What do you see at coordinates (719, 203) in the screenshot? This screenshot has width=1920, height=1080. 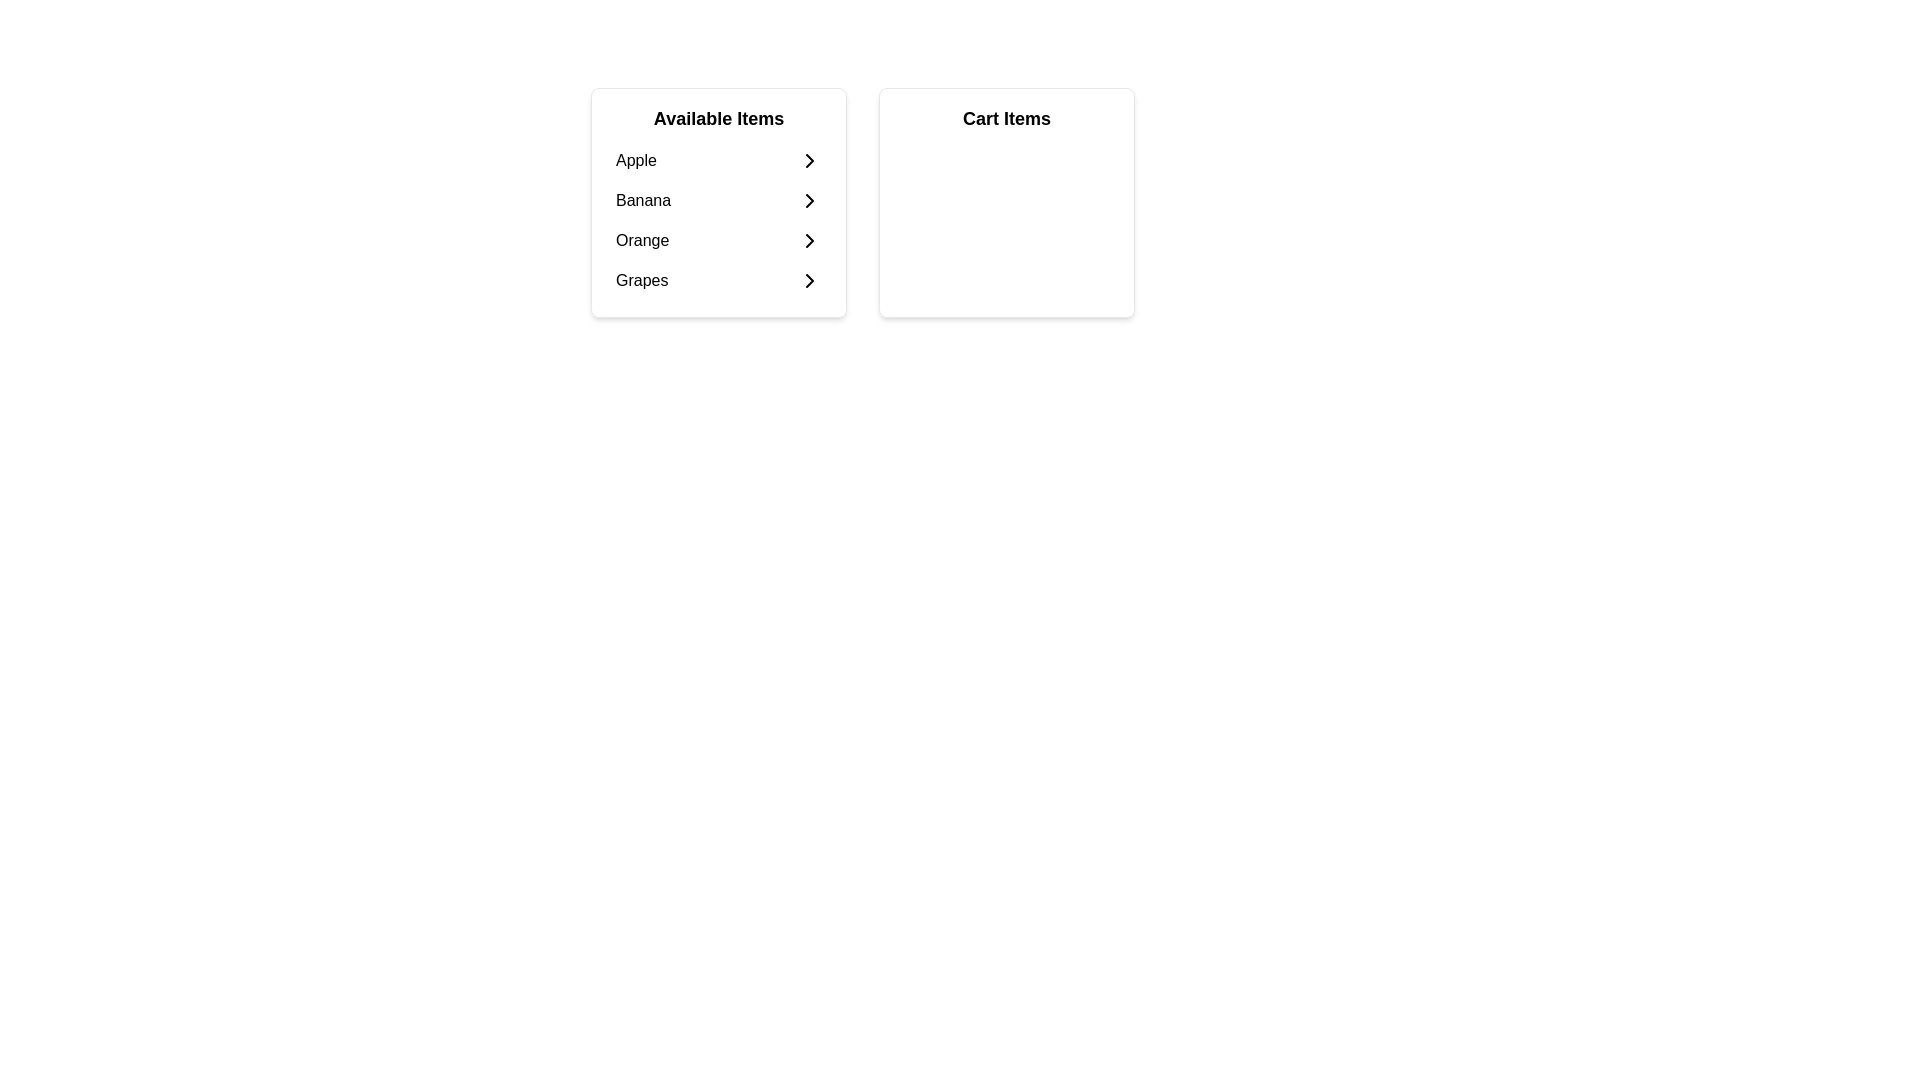 I see `the list item labeled 'Banana'` at bounding box center [719, 203].